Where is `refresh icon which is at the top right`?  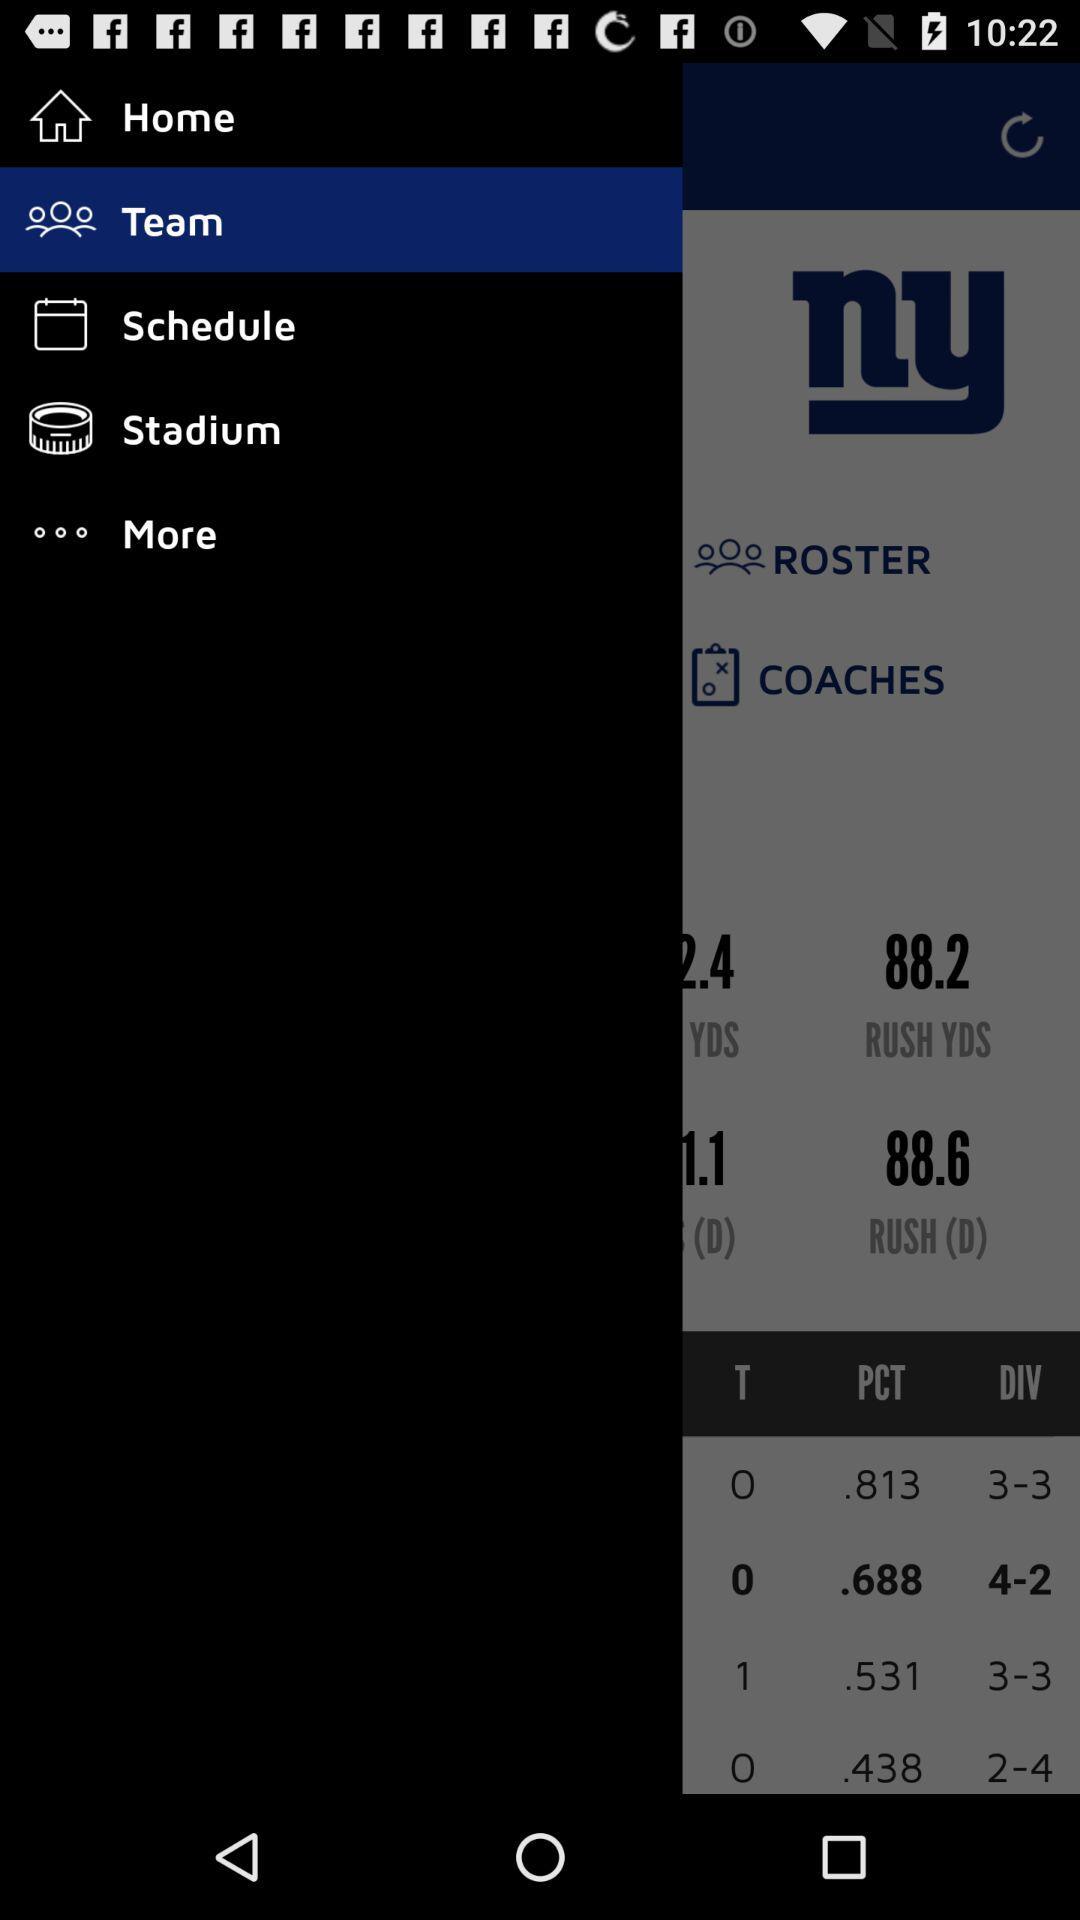 refresh icon which is at the top right is located at coordinates (1022, 135).